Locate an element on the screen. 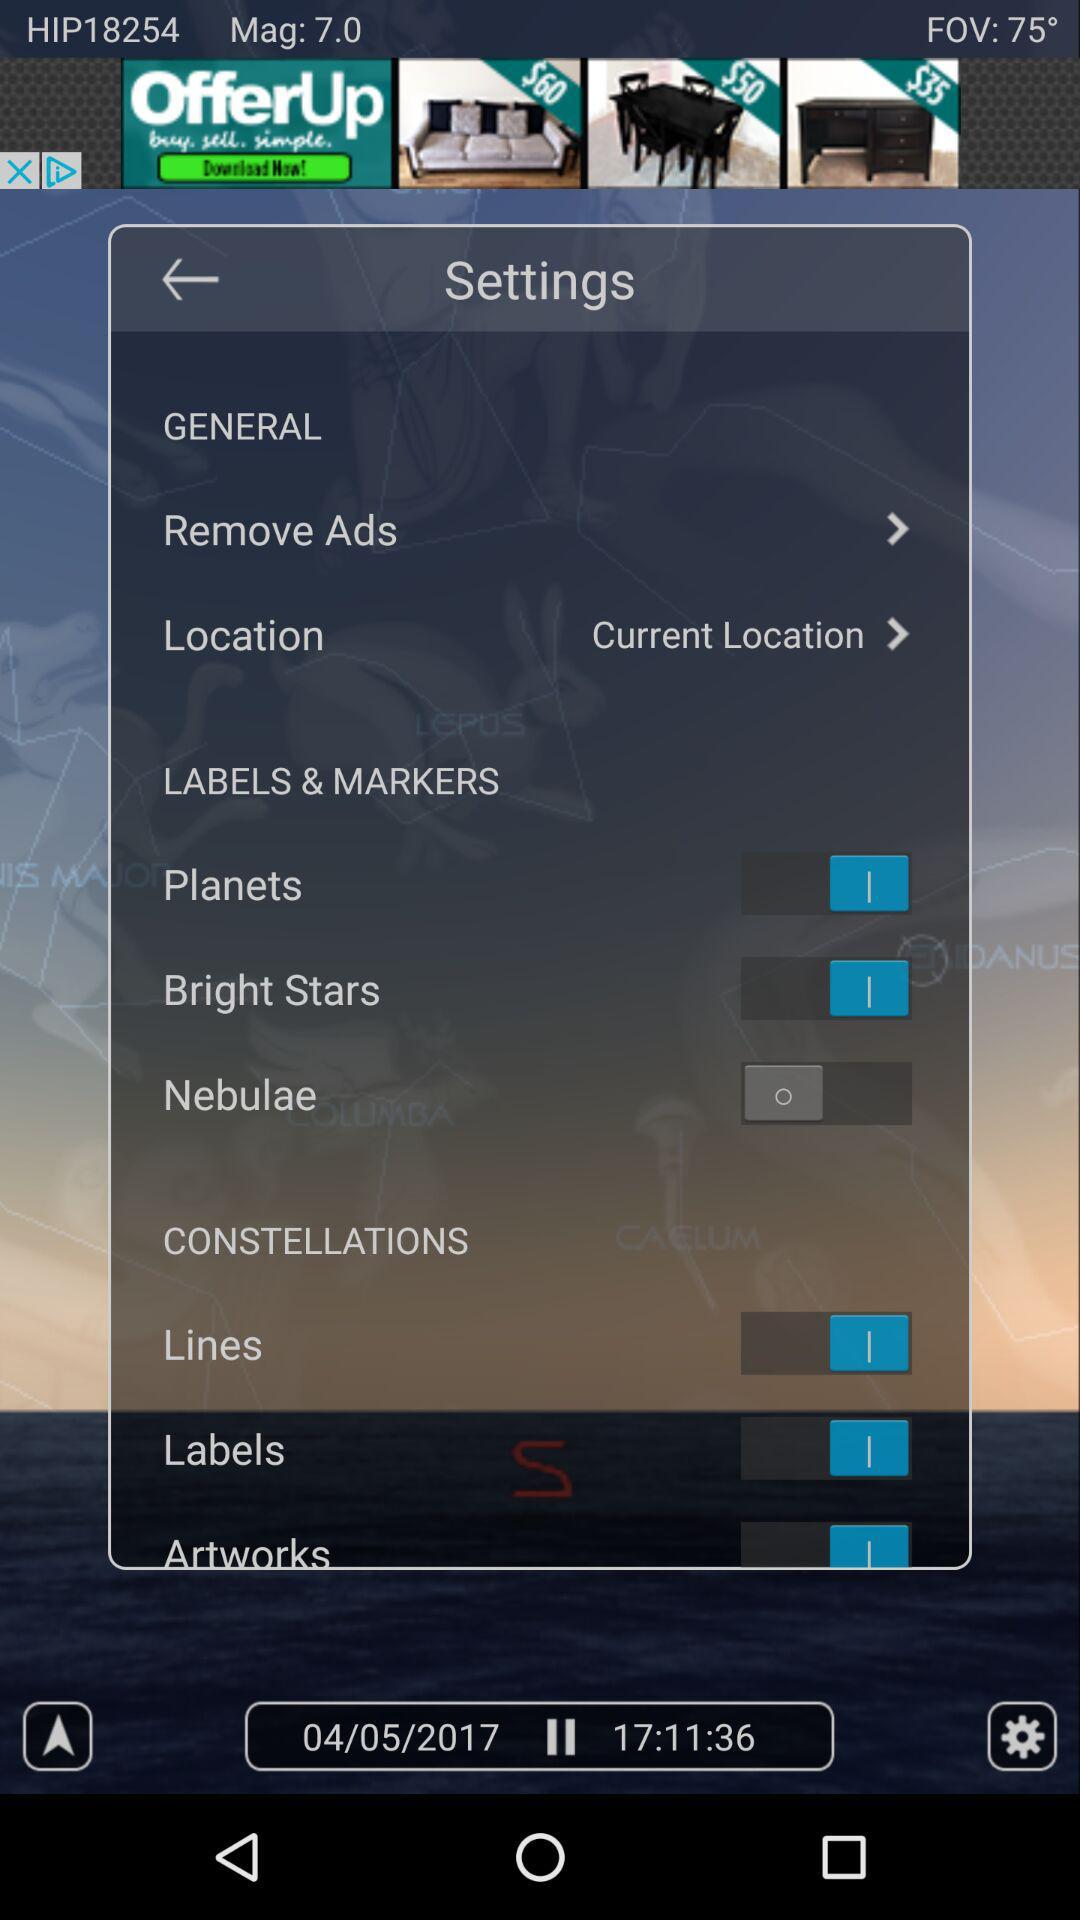  turn off labels is located at coordinates (852, 1448).